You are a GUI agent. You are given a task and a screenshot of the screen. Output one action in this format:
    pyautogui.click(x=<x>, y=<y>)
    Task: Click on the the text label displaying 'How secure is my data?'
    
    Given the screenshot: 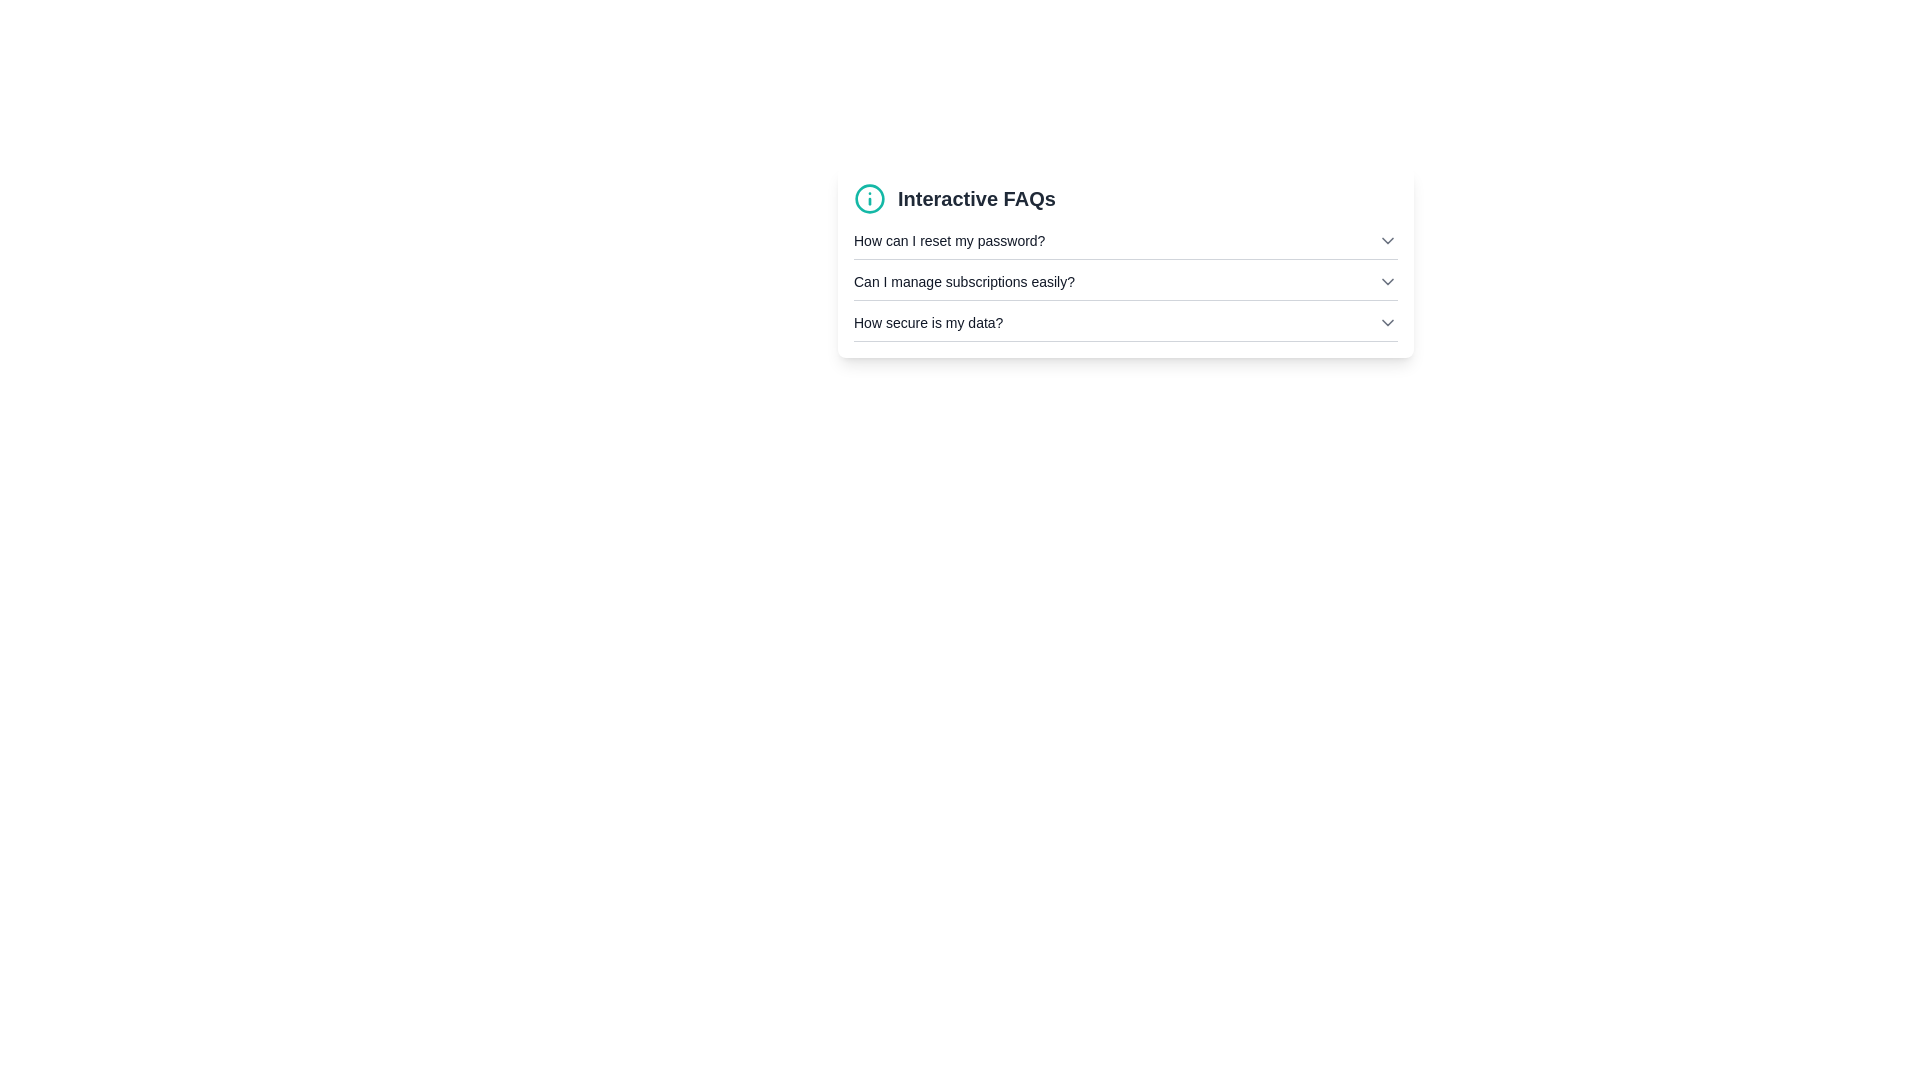 What is the action you would take?
    pyautogui.click(x=927, y=322)
    